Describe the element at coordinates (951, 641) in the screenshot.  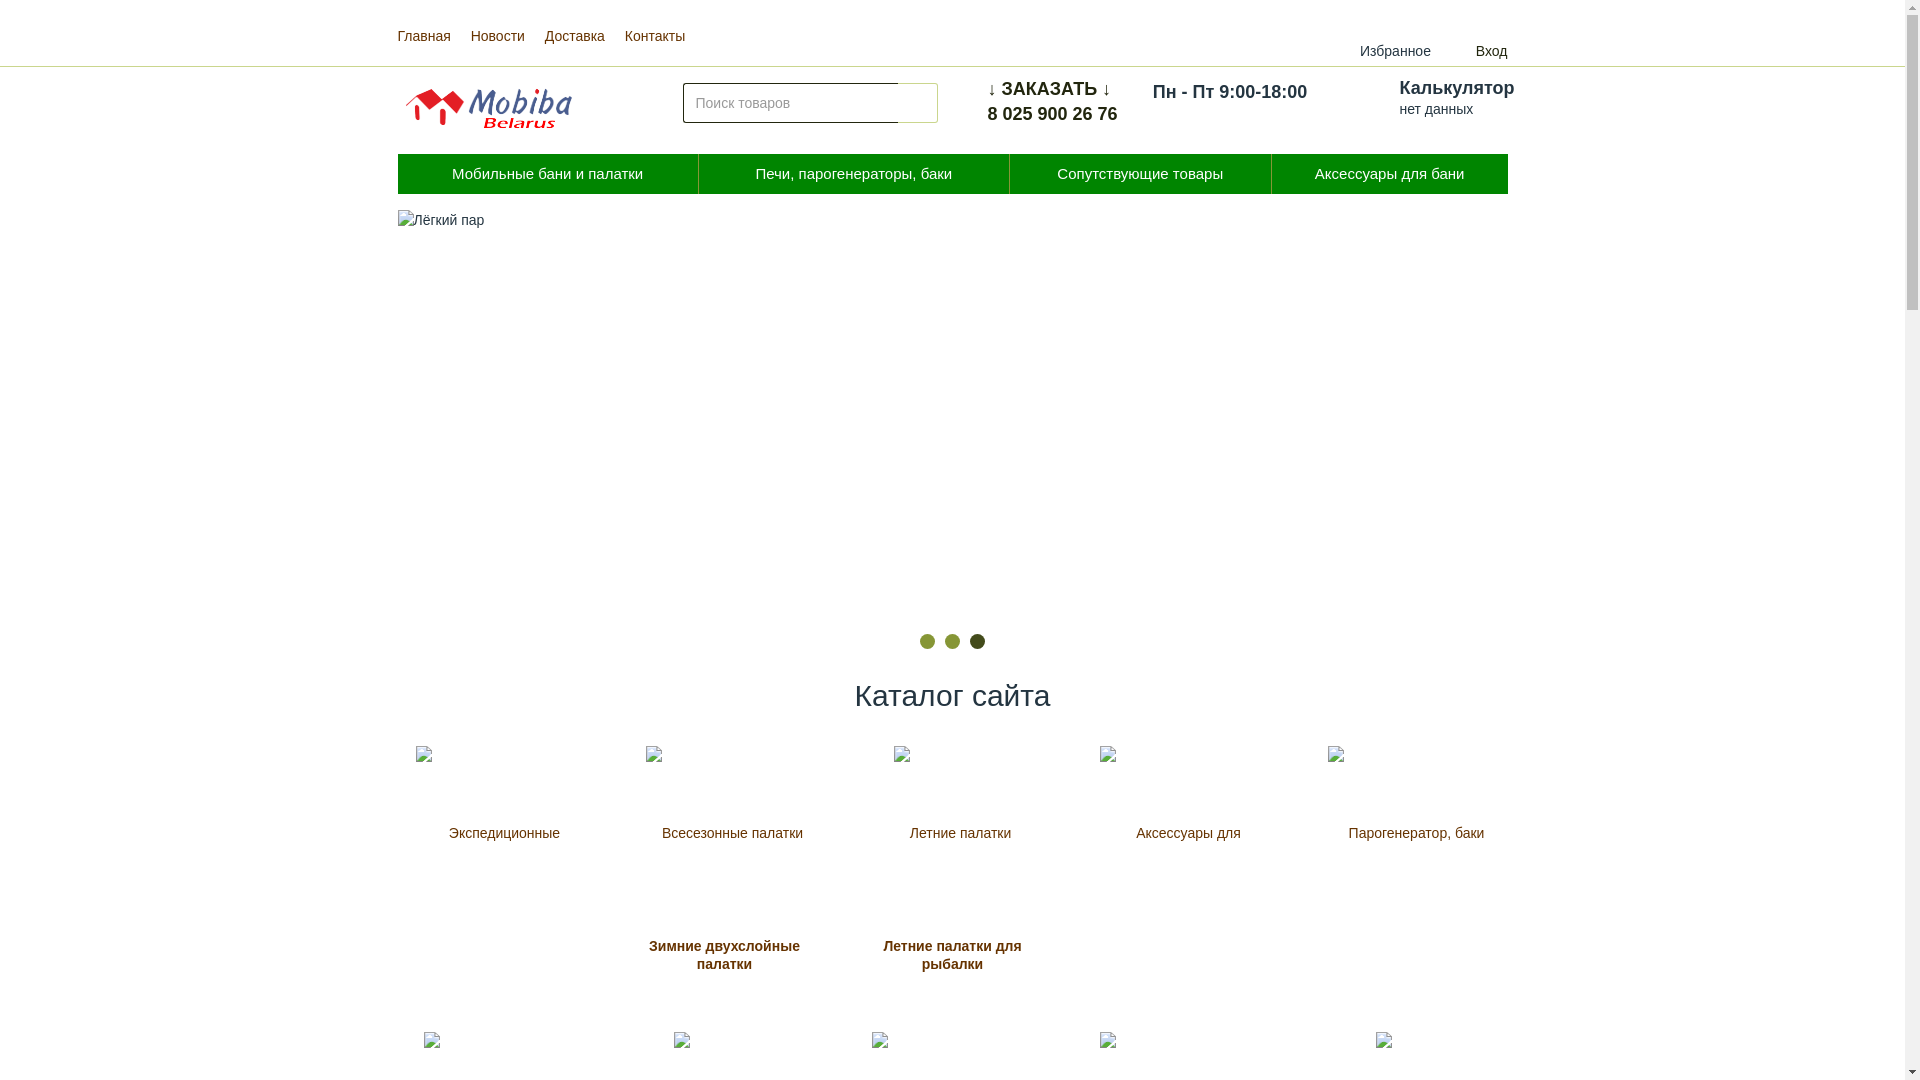
I see `'2'` at that location.